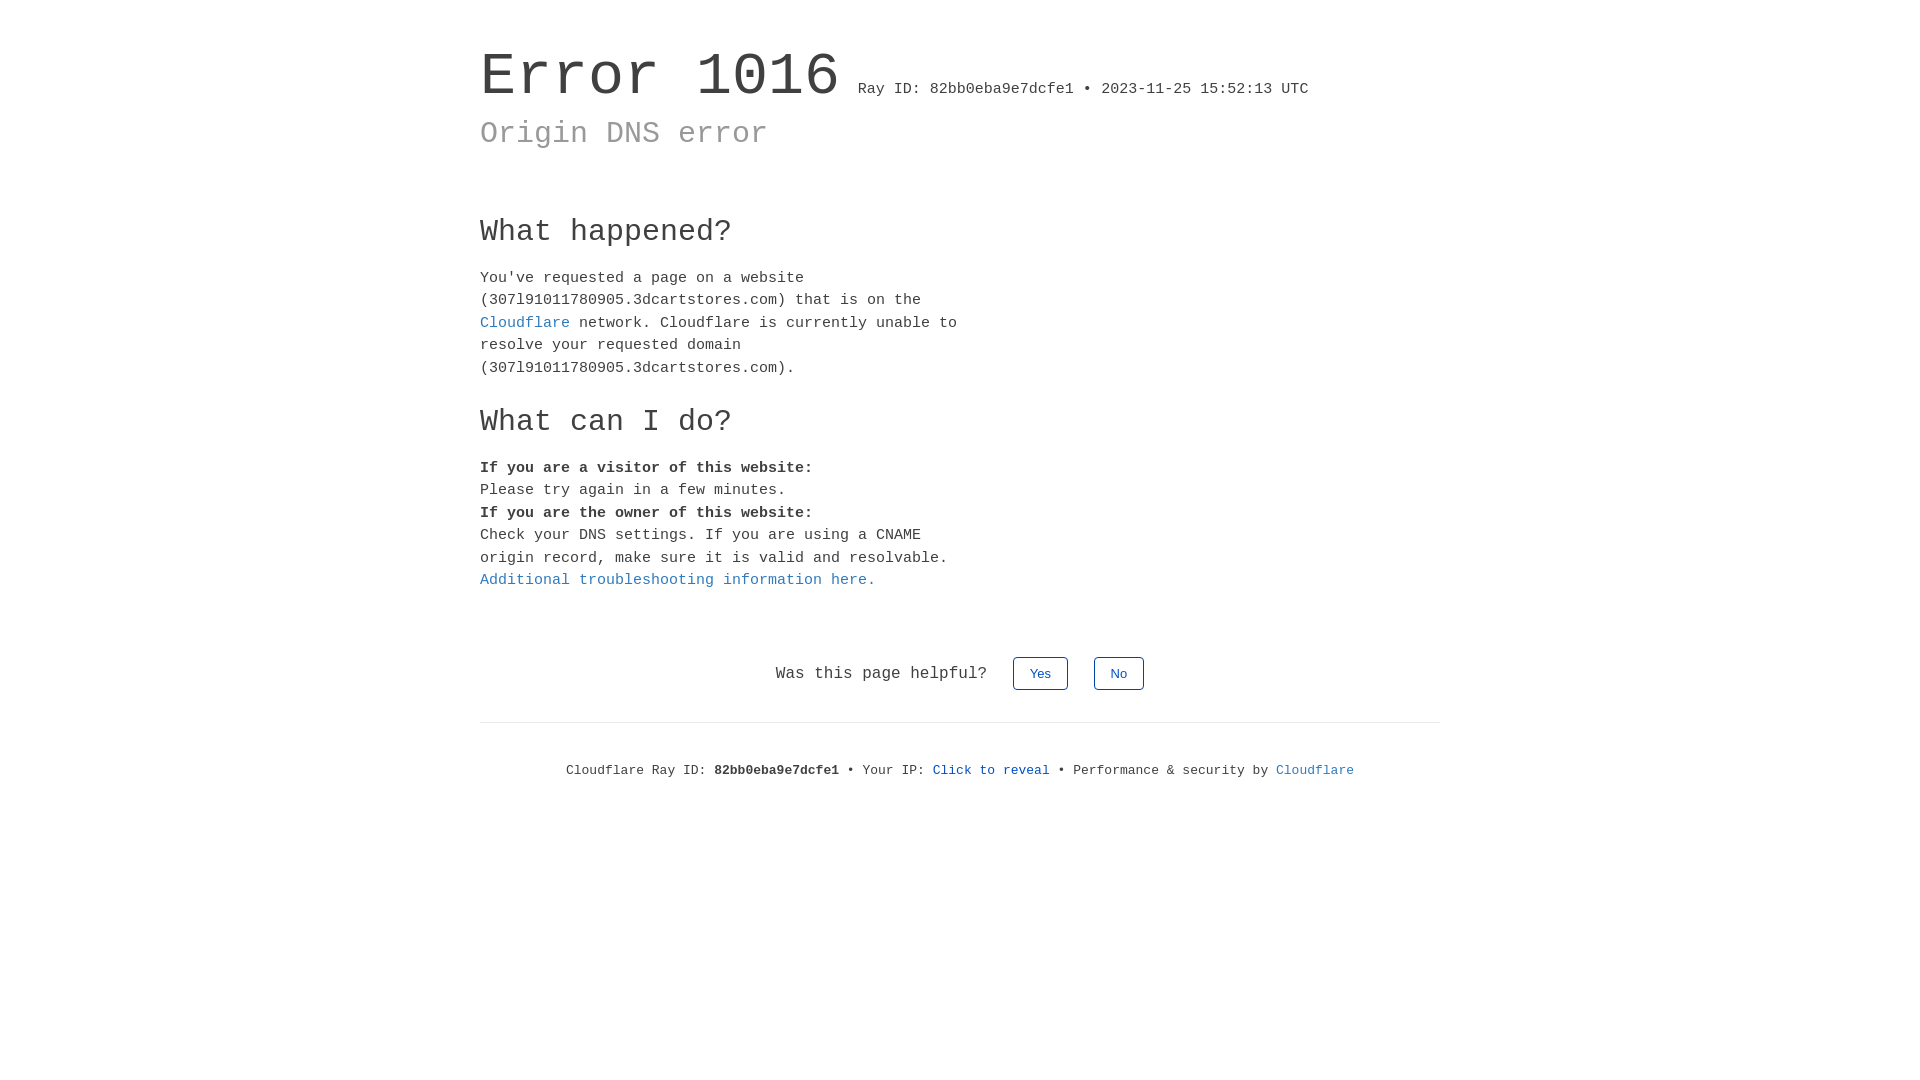 Image resolution: width=1920 pixels, height=1080 pixels. I want to click on 'Cloudflare', so click(524, 321).